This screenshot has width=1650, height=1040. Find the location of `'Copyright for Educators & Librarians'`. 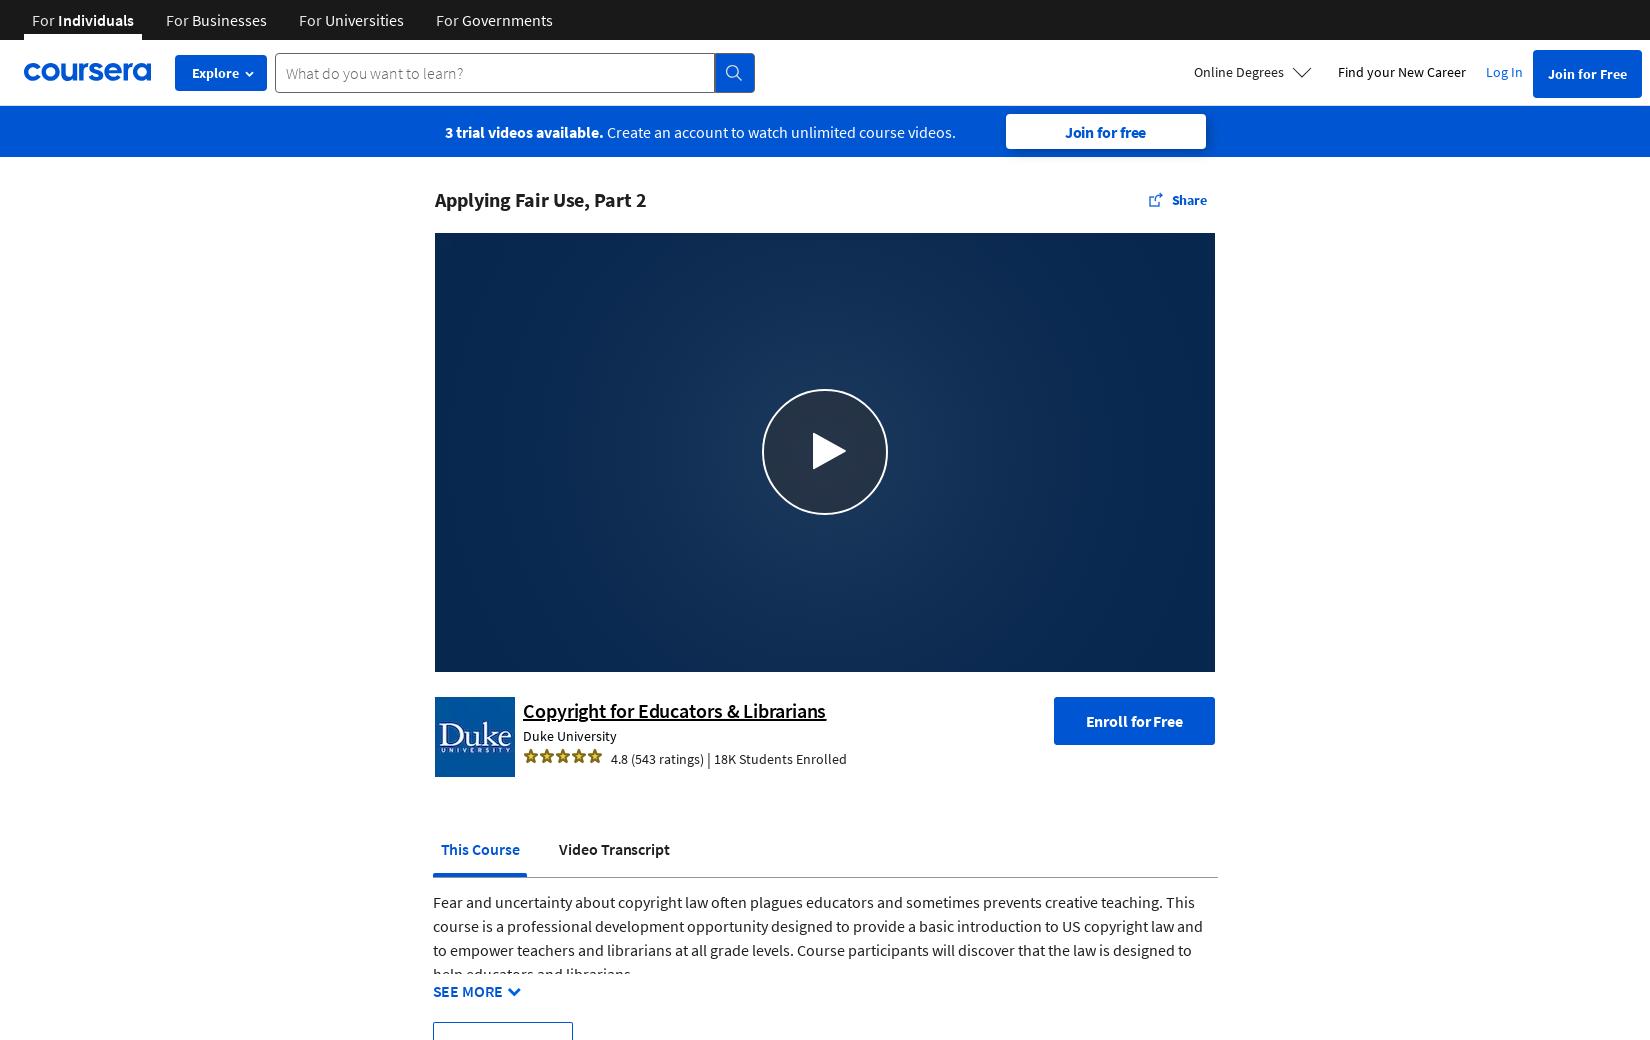

'Copyright for Educators & Librarians' is located at coordinates (673, 709).